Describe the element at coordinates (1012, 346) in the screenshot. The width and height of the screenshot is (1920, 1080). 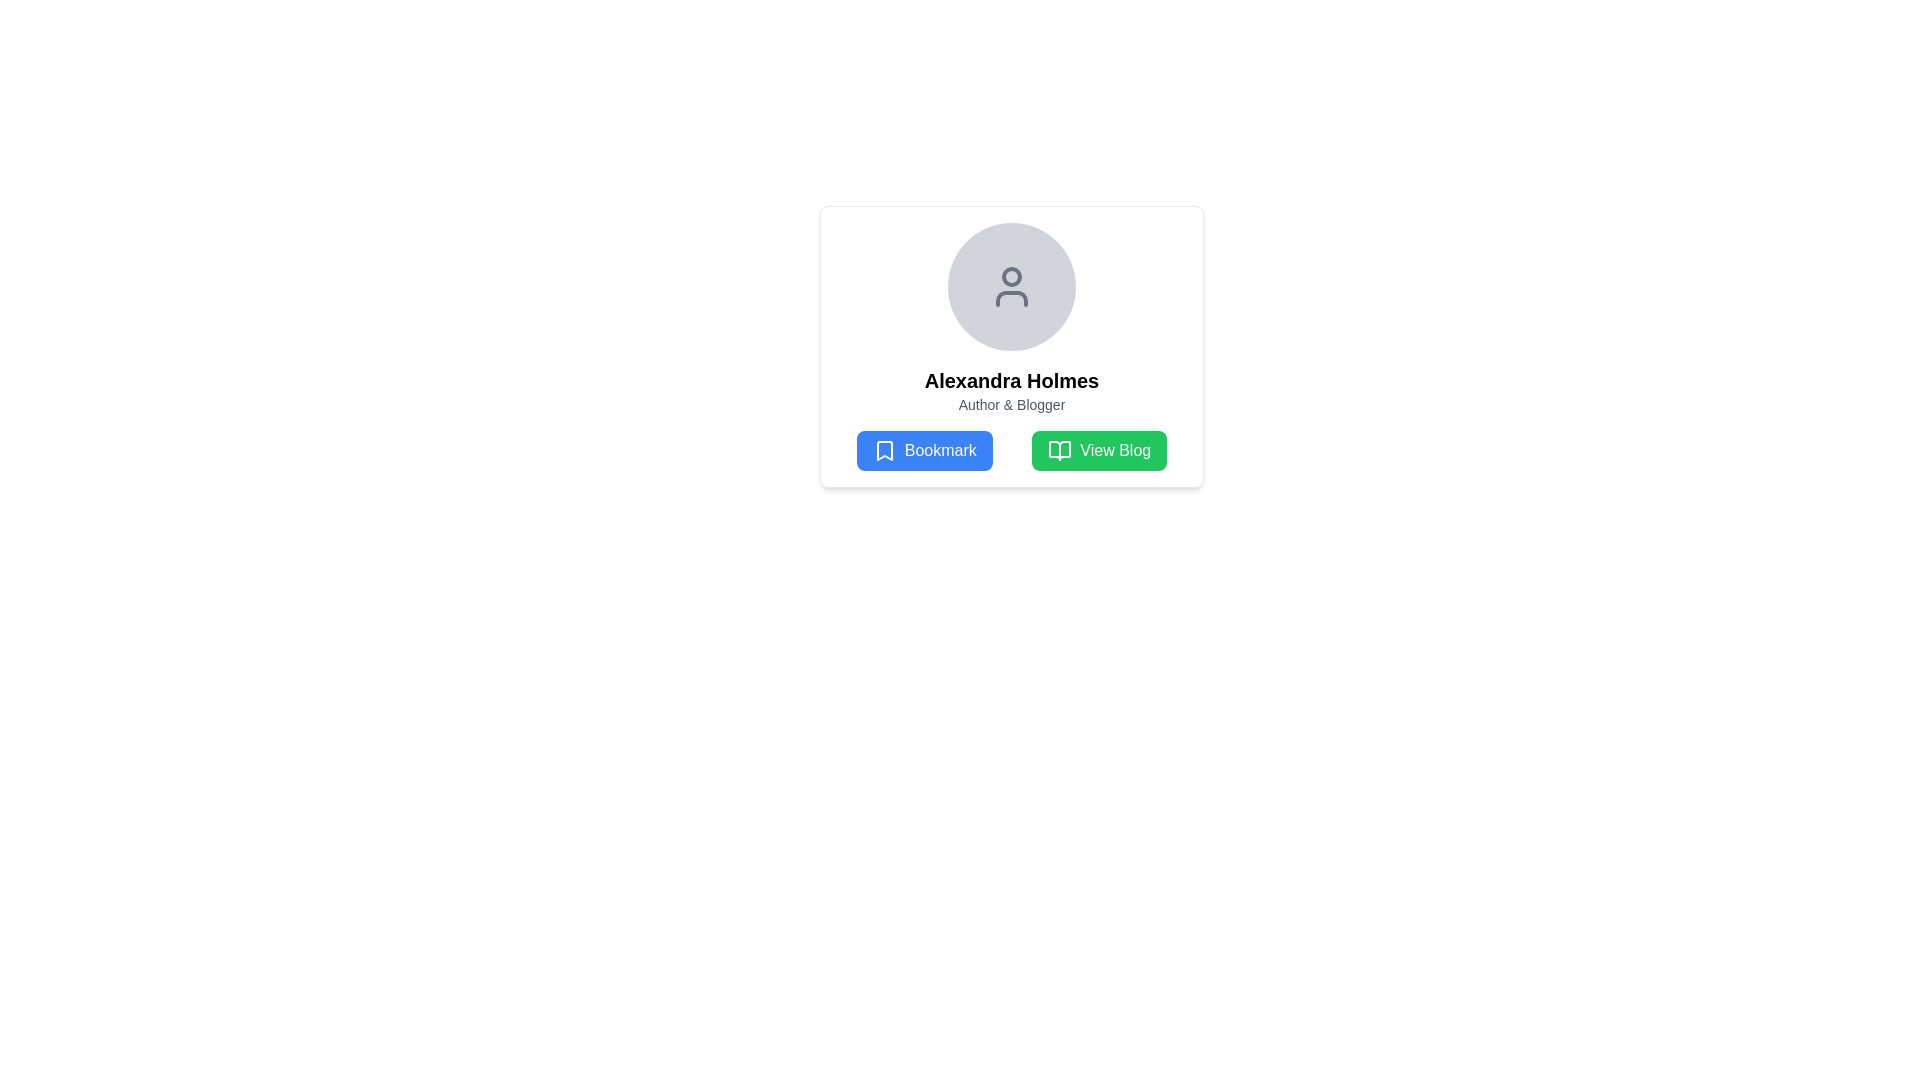
I see `the user icon in the Profile card of Alexandra Holmes` at that location.